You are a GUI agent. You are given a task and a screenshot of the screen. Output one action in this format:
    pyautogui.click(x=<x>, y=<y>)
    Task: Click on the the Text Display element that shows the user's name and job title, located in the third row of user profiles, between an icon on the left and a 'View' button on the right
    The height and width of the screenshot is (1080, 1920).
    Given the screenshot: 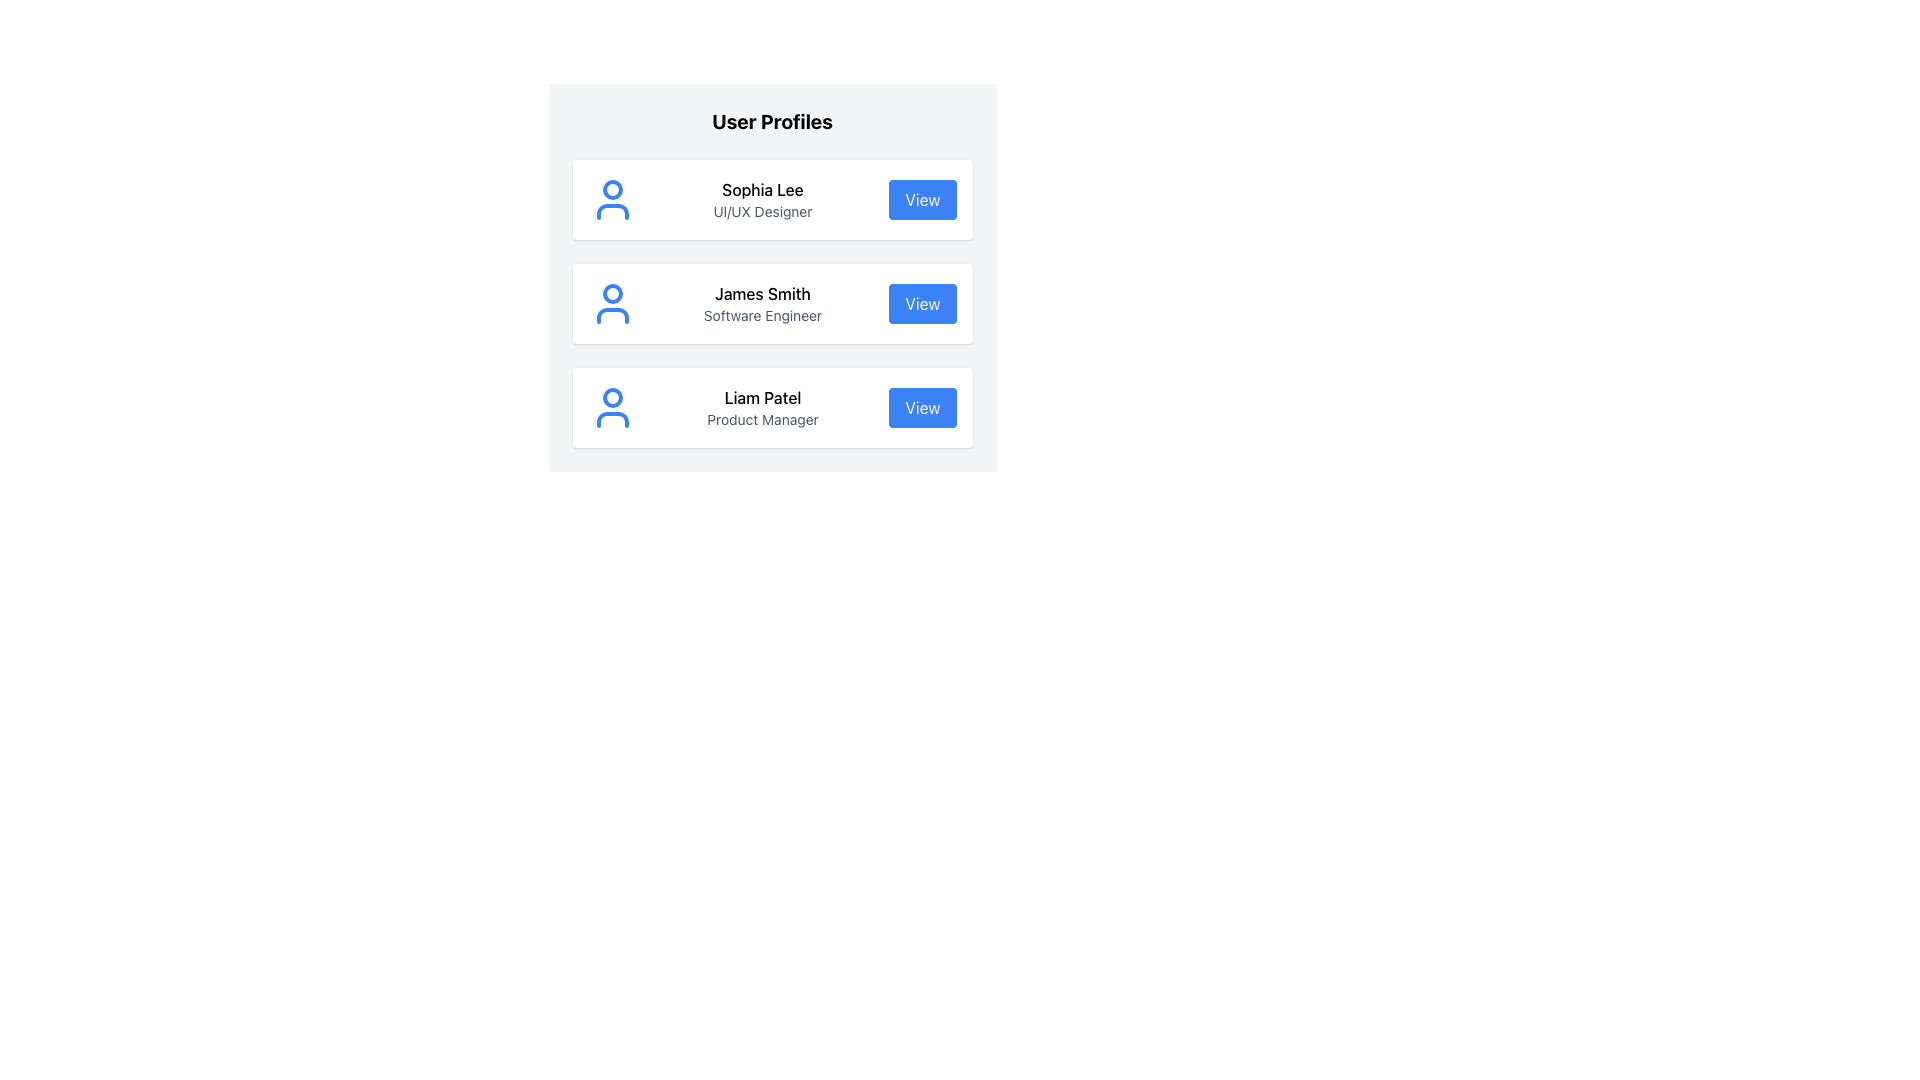 What is the action you would take?
    pyautogui.click(x=762, y=407)
    